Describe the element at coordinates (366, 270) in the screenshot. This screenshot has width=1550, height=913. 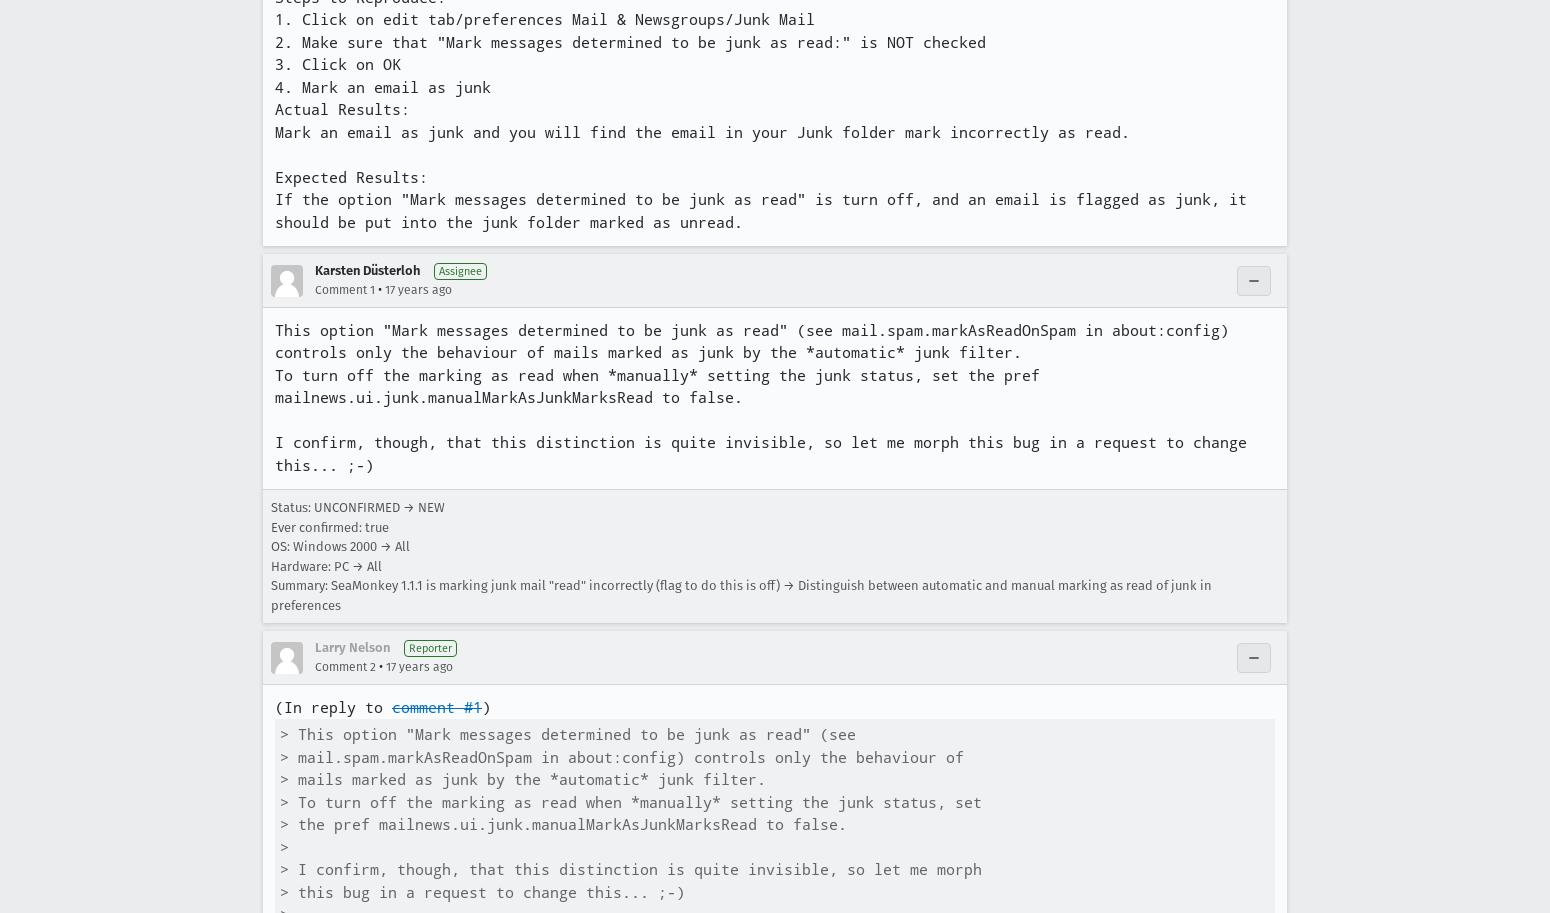
I see `'Karsten Düsterloh'` at that location.